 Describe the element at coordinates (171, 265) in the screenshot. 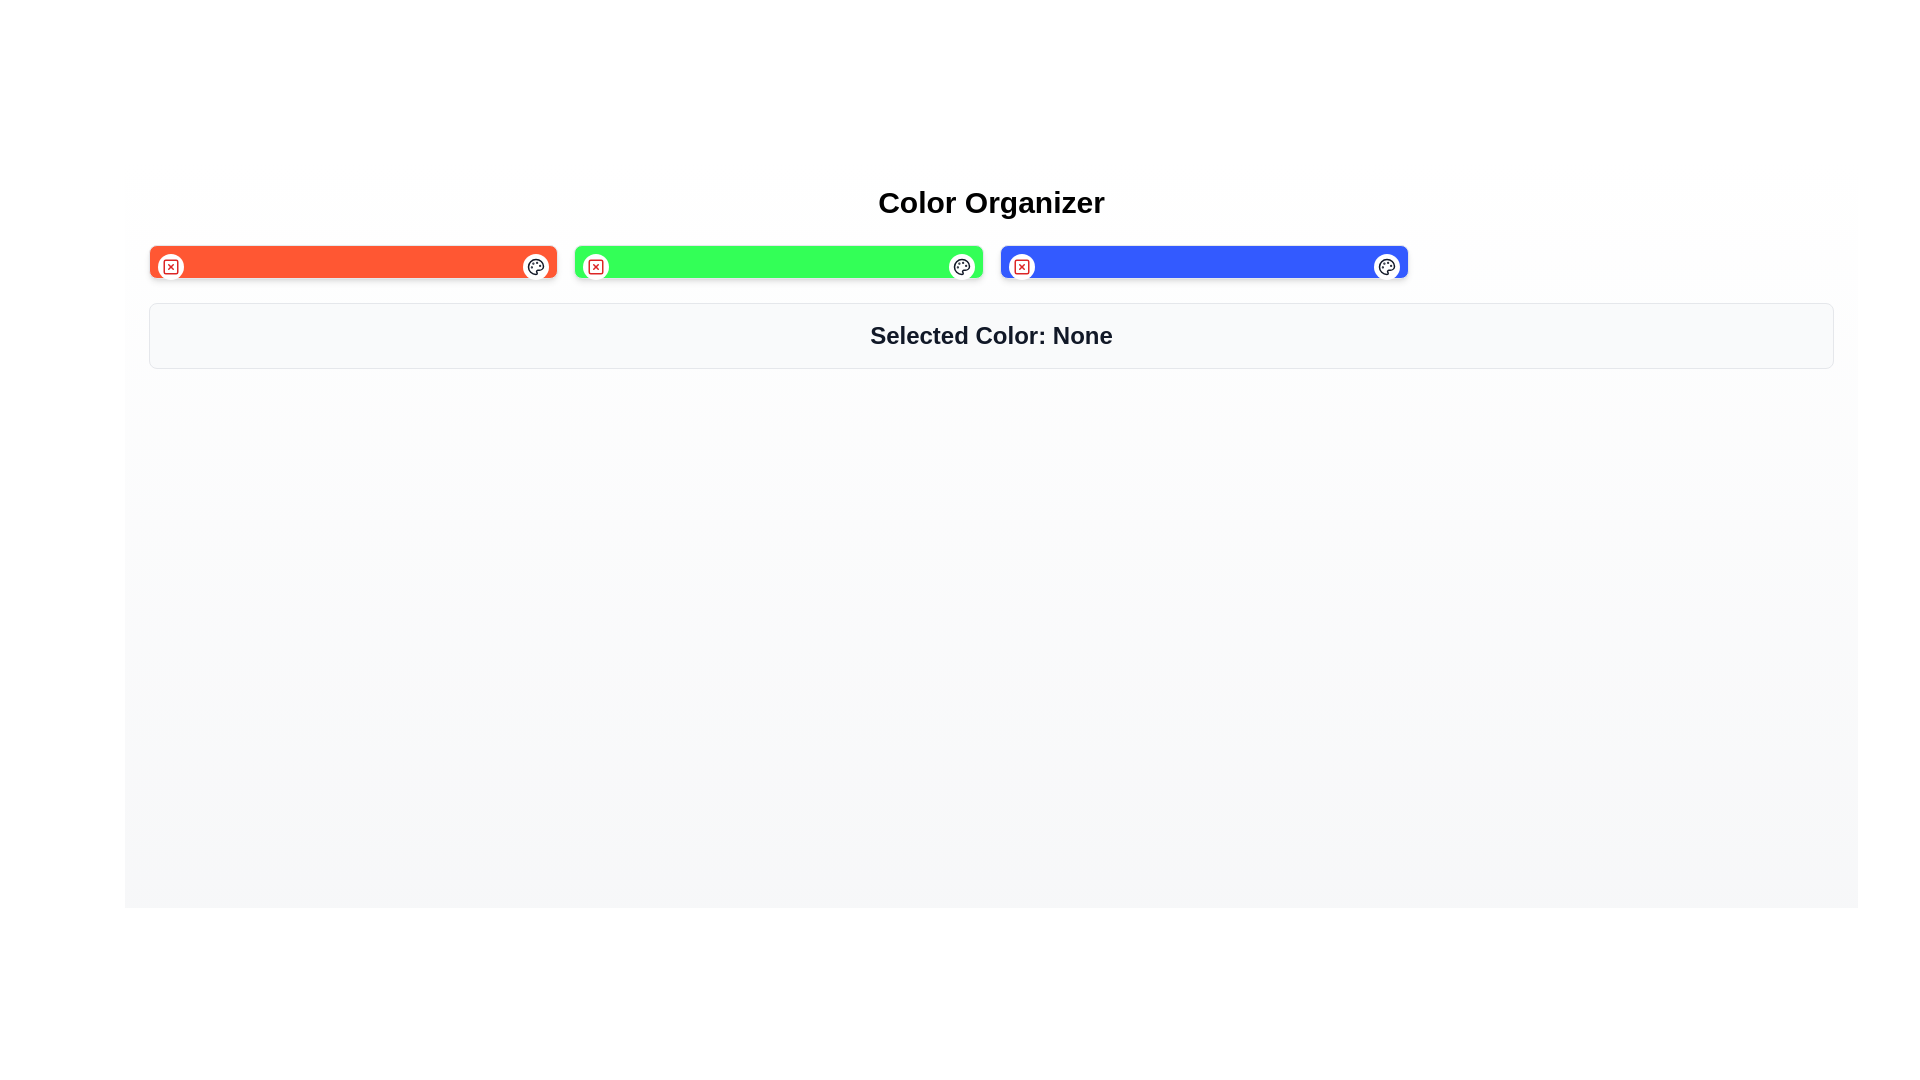

I see `the red close or delete icon button, which is located near the top-right corner of the green section of the bar, within a circular white background` at that location.